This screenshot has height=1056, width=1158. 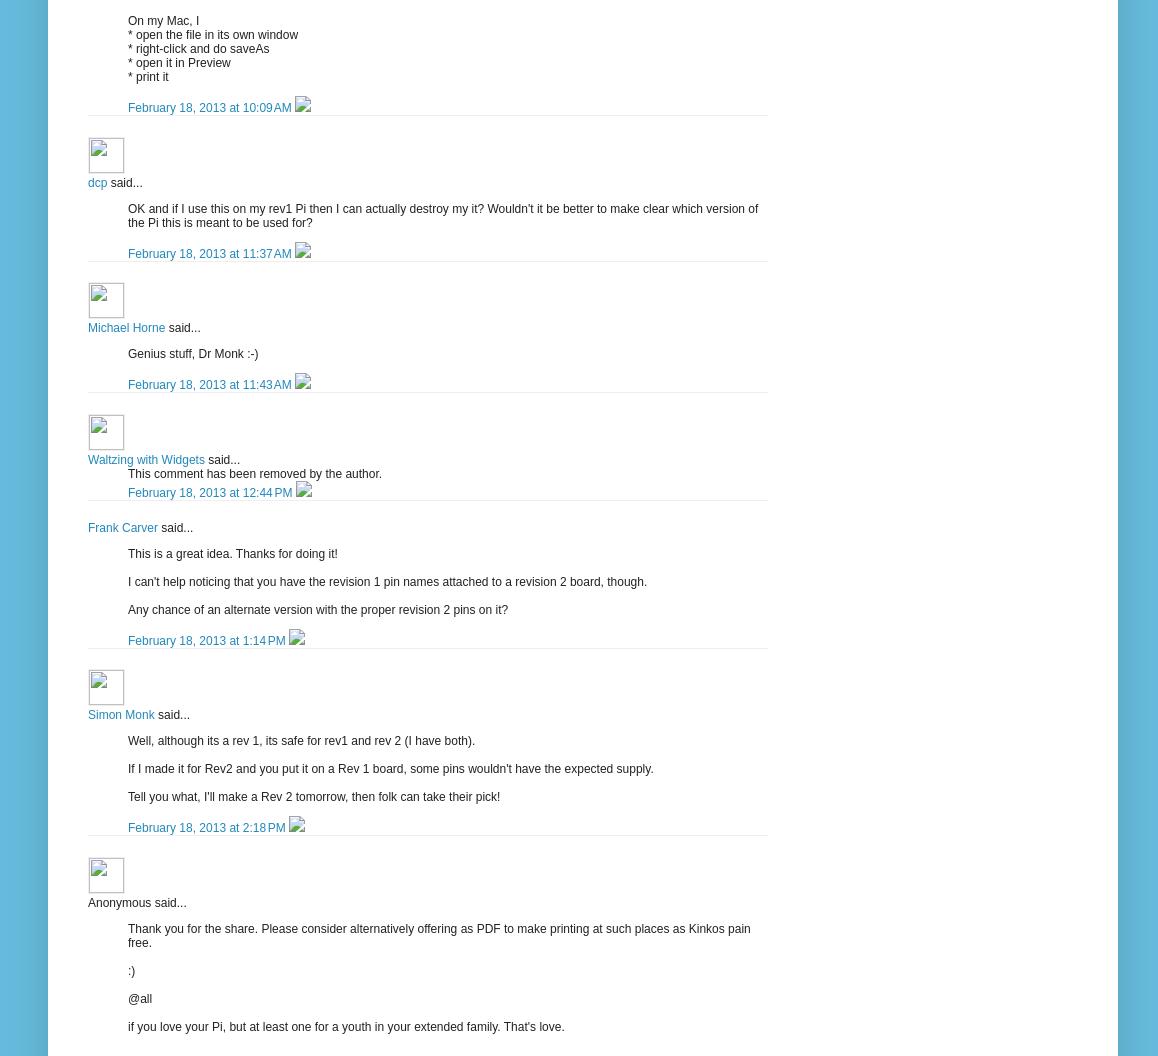 What do you see at coordinates (88, 526) in the screenshot?
I see `'Frank Carver'` at bounding box center [88, 526].